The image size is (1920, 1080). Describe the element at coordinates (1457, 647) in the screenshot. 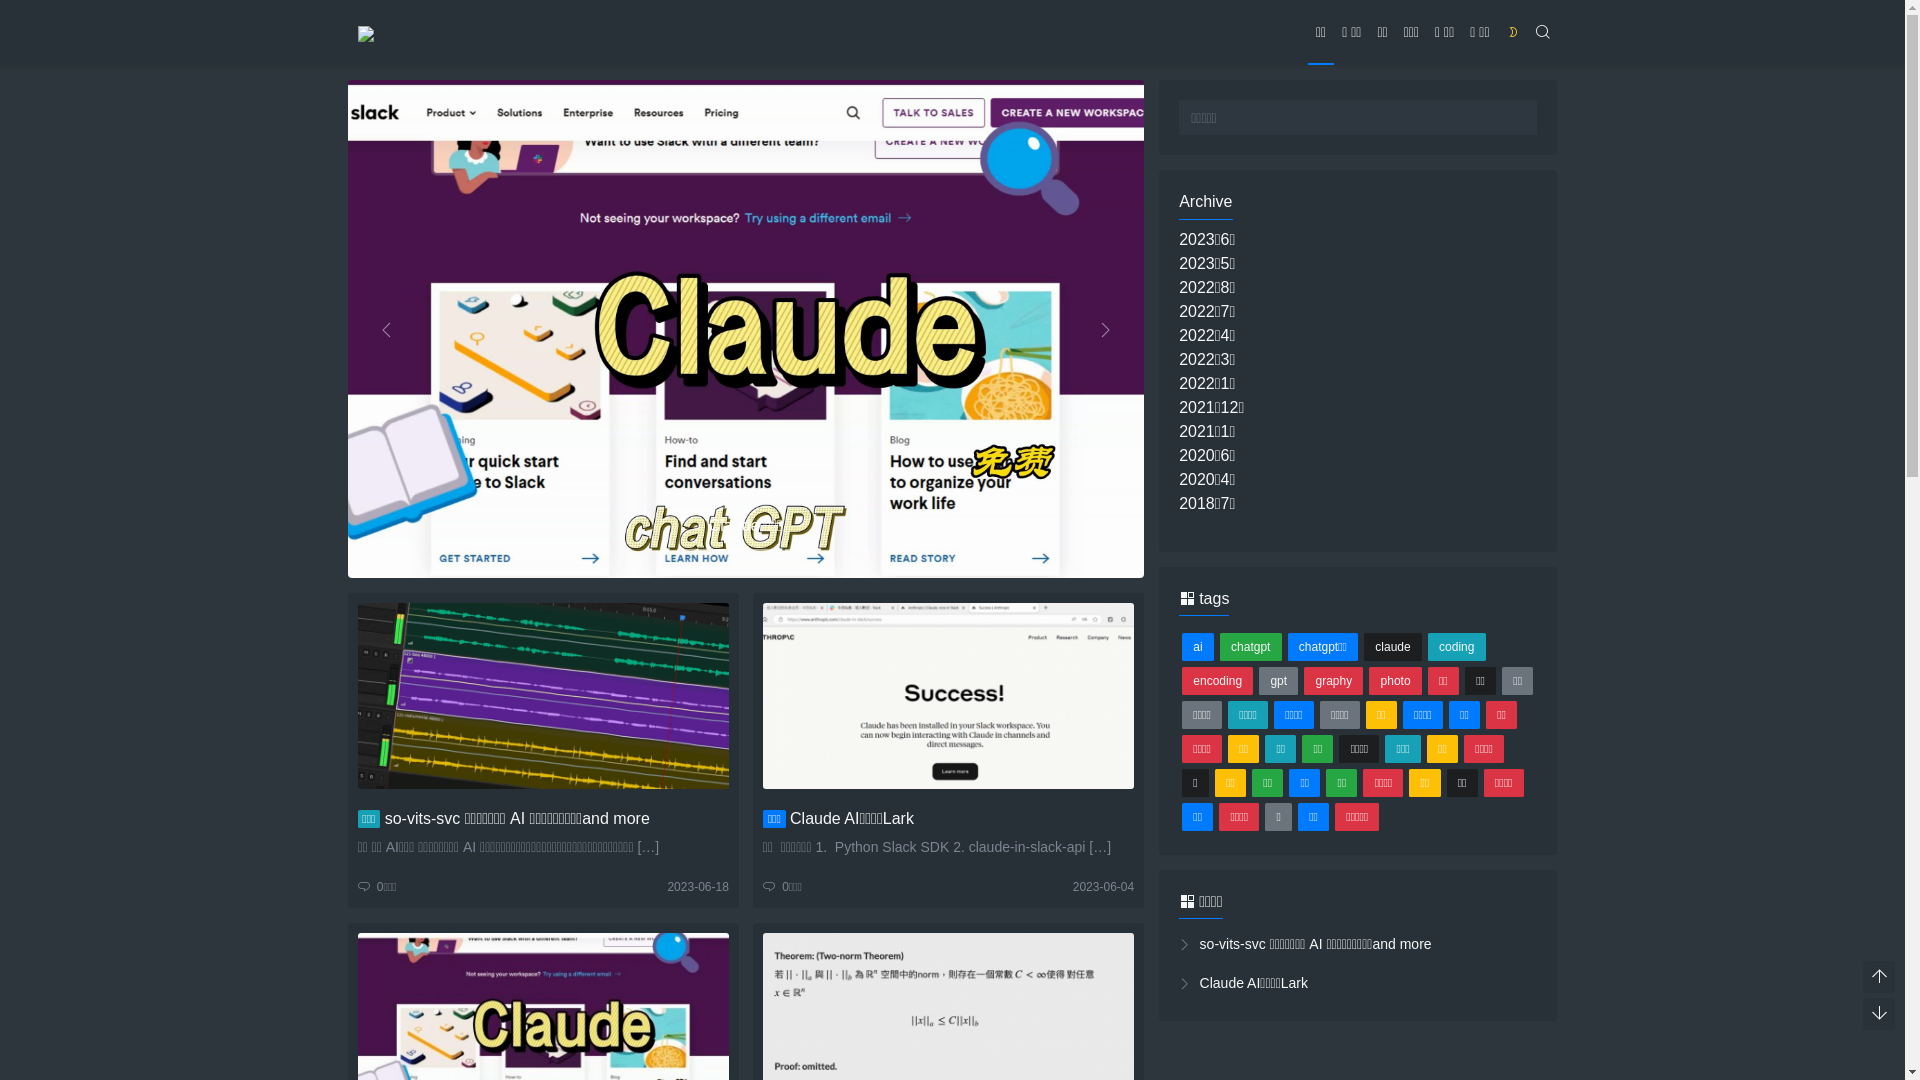

I see `'coding'` at that location.